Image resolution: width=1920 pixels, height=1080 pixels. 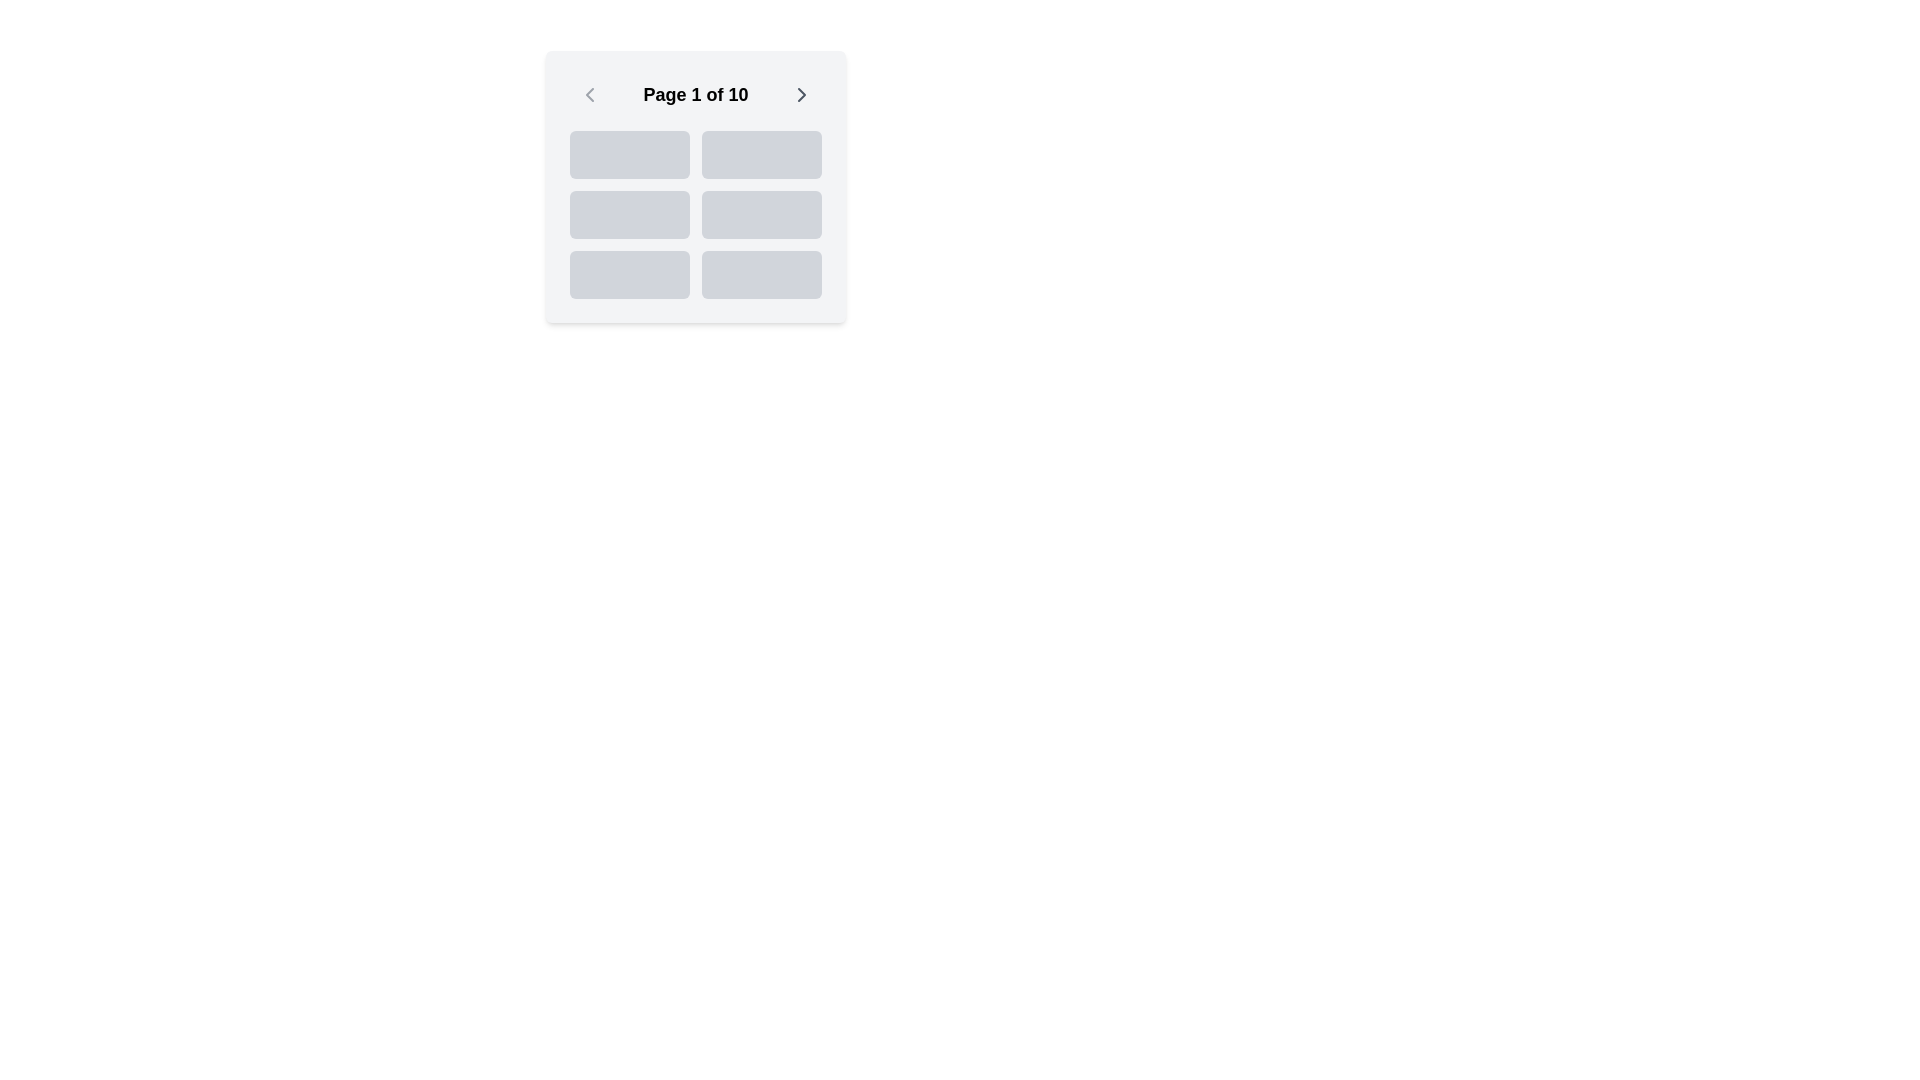 I want to click on the Placeholder block located in the second column and second row of a 3x2 grid layout, positioned towards the center-right of the interface, so click(x=761, y=215).